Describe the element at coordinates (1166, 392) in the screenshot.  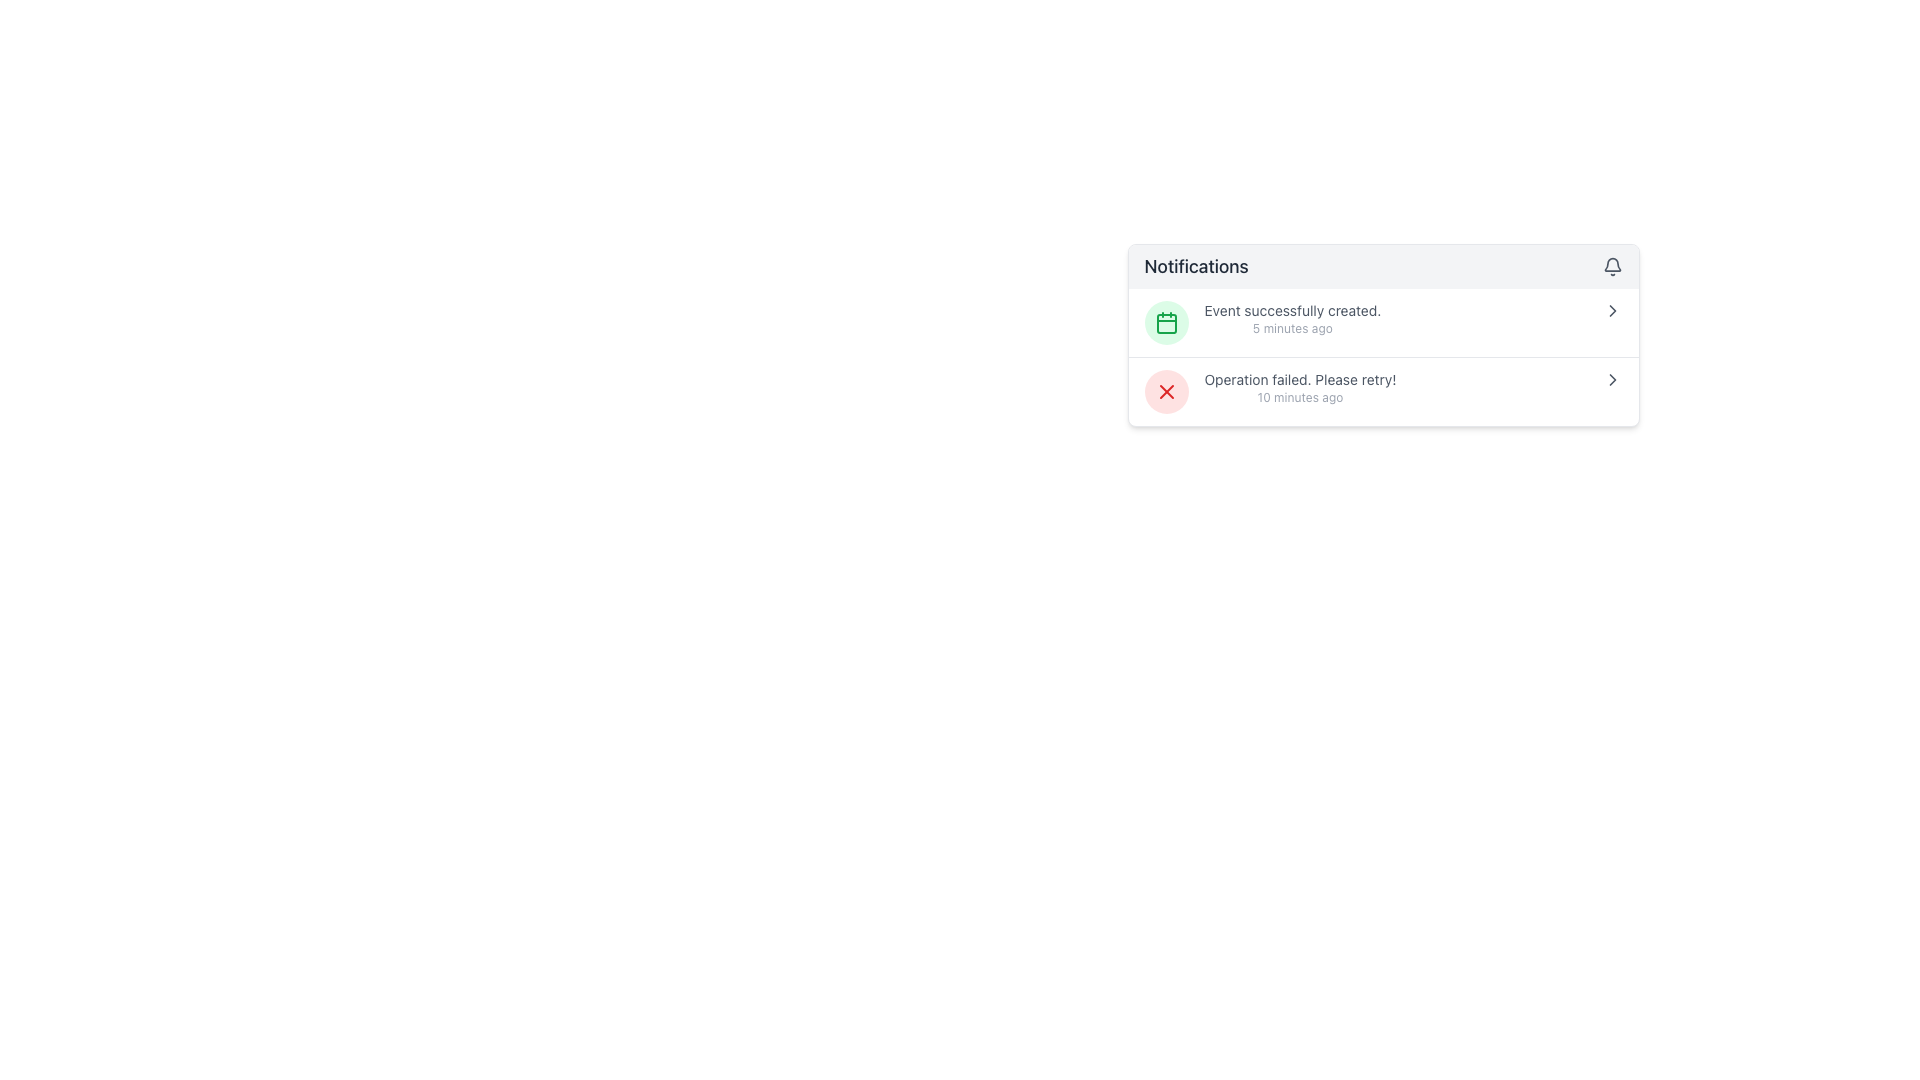
I see `the red circular icon with a red 'X' symbol, which is the second item in the vertically stacked notification list adjacent to the text 'Operation failed. Please retry!'` at that location.